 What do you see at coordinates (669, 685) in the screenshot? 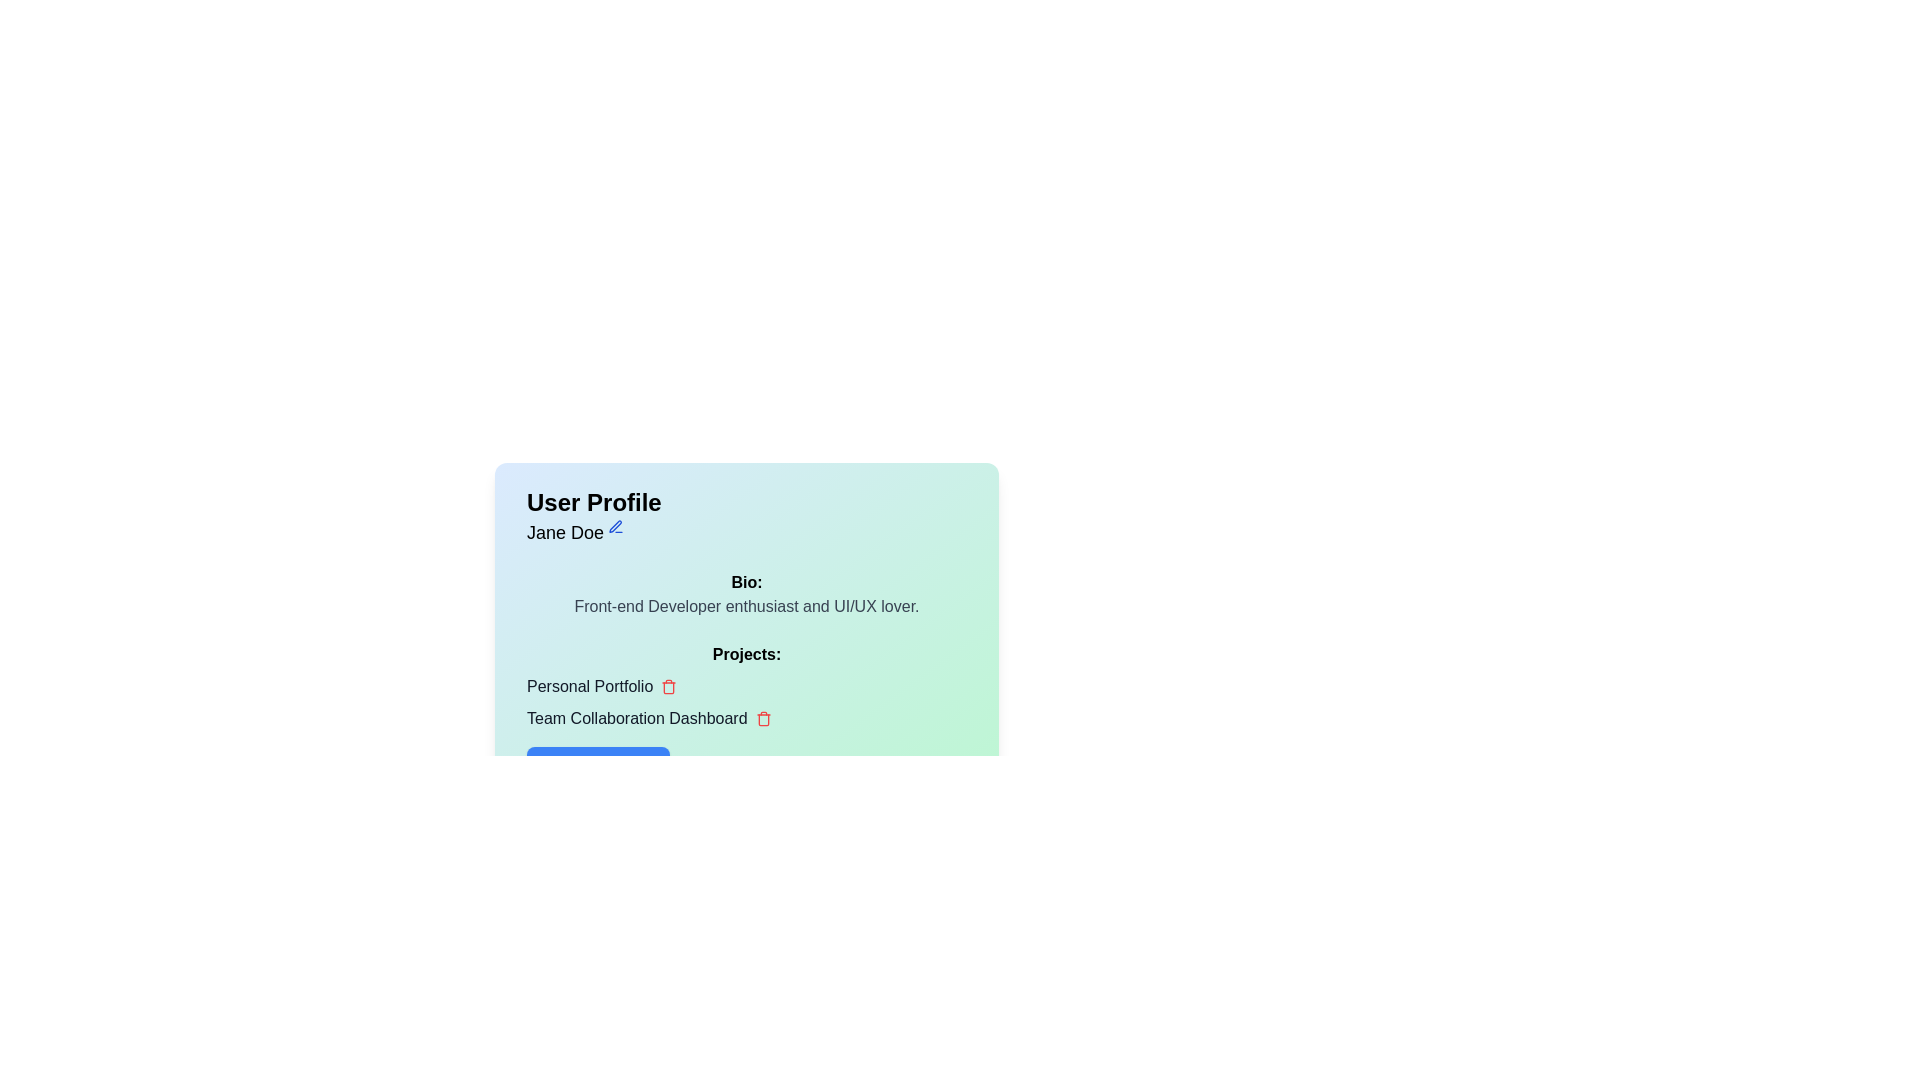
I see `the red trash bin icon button` at bounding box center [669, 685].